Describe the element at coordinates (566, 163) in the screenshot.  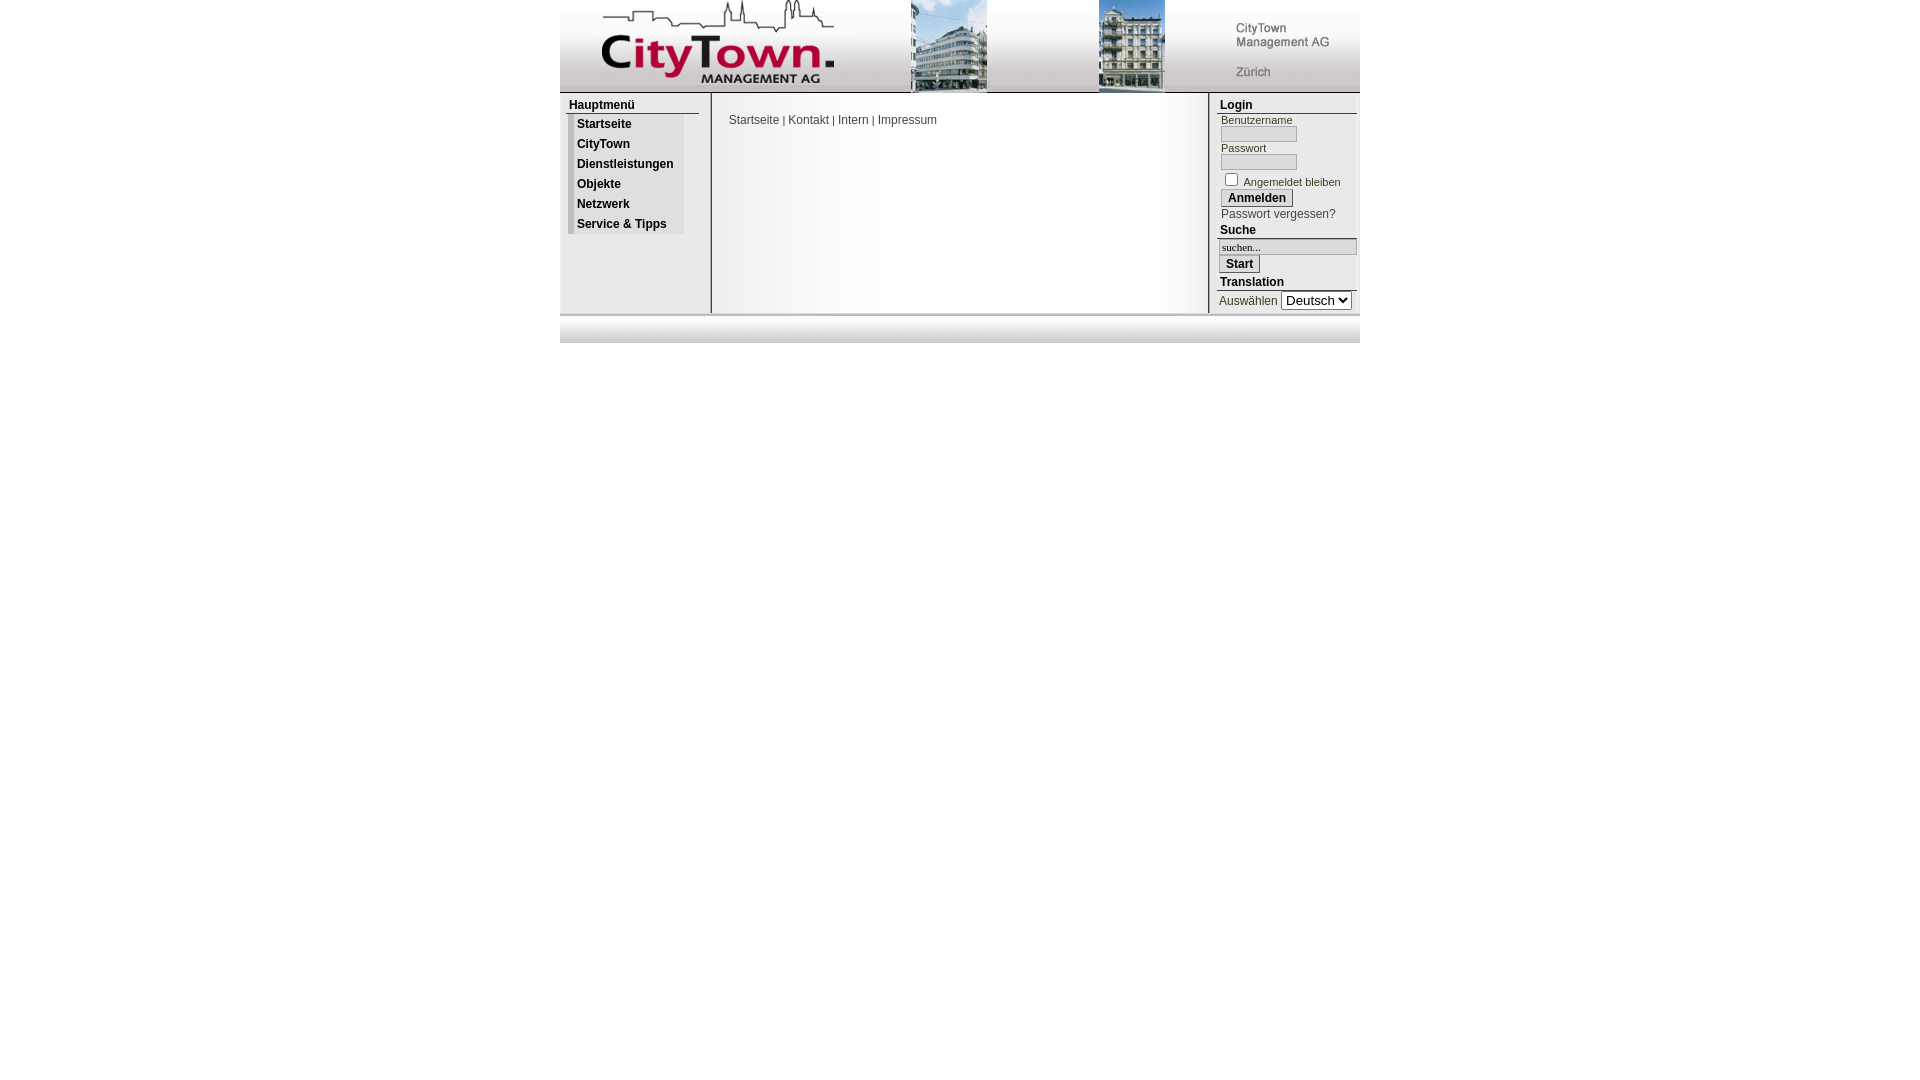
I see `'Dienstleistungen'` at that location.